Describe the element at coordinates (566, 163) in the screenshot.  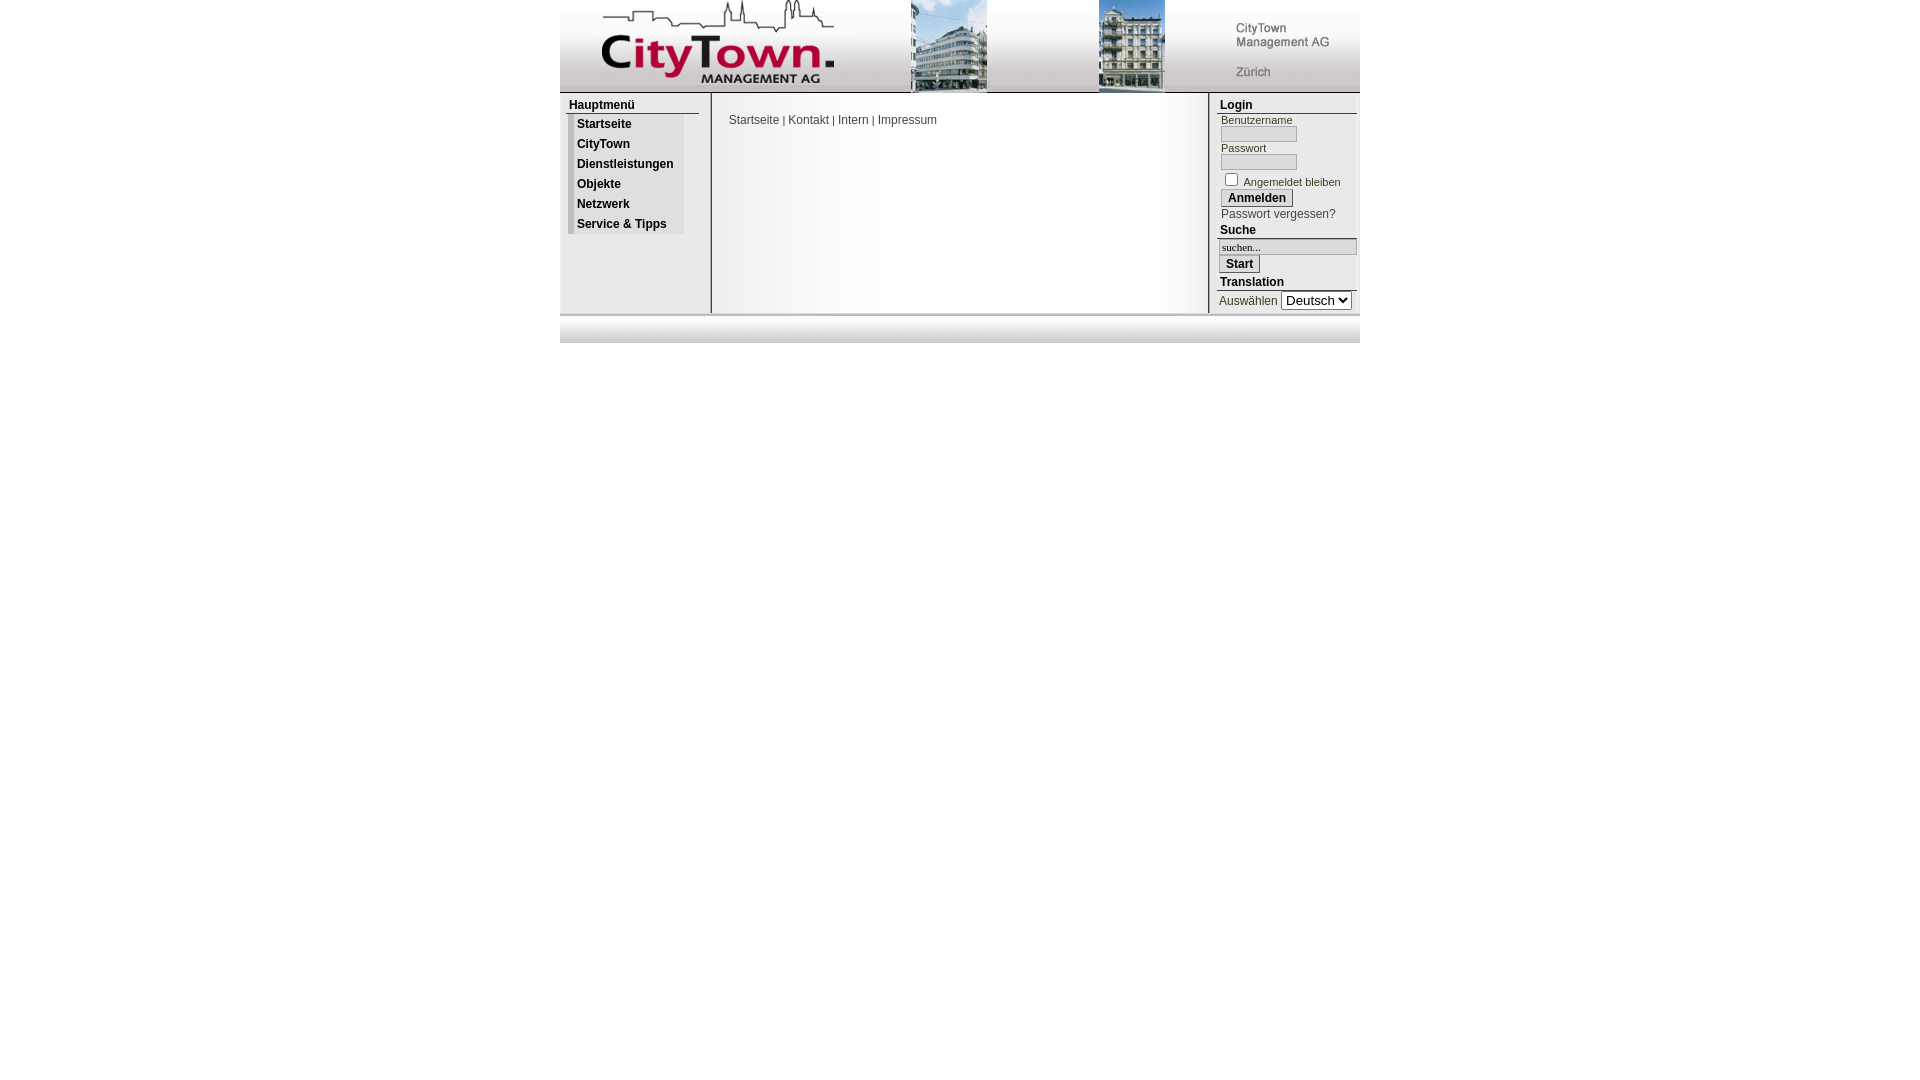
I see `'Dienstleistungen'` at that location.